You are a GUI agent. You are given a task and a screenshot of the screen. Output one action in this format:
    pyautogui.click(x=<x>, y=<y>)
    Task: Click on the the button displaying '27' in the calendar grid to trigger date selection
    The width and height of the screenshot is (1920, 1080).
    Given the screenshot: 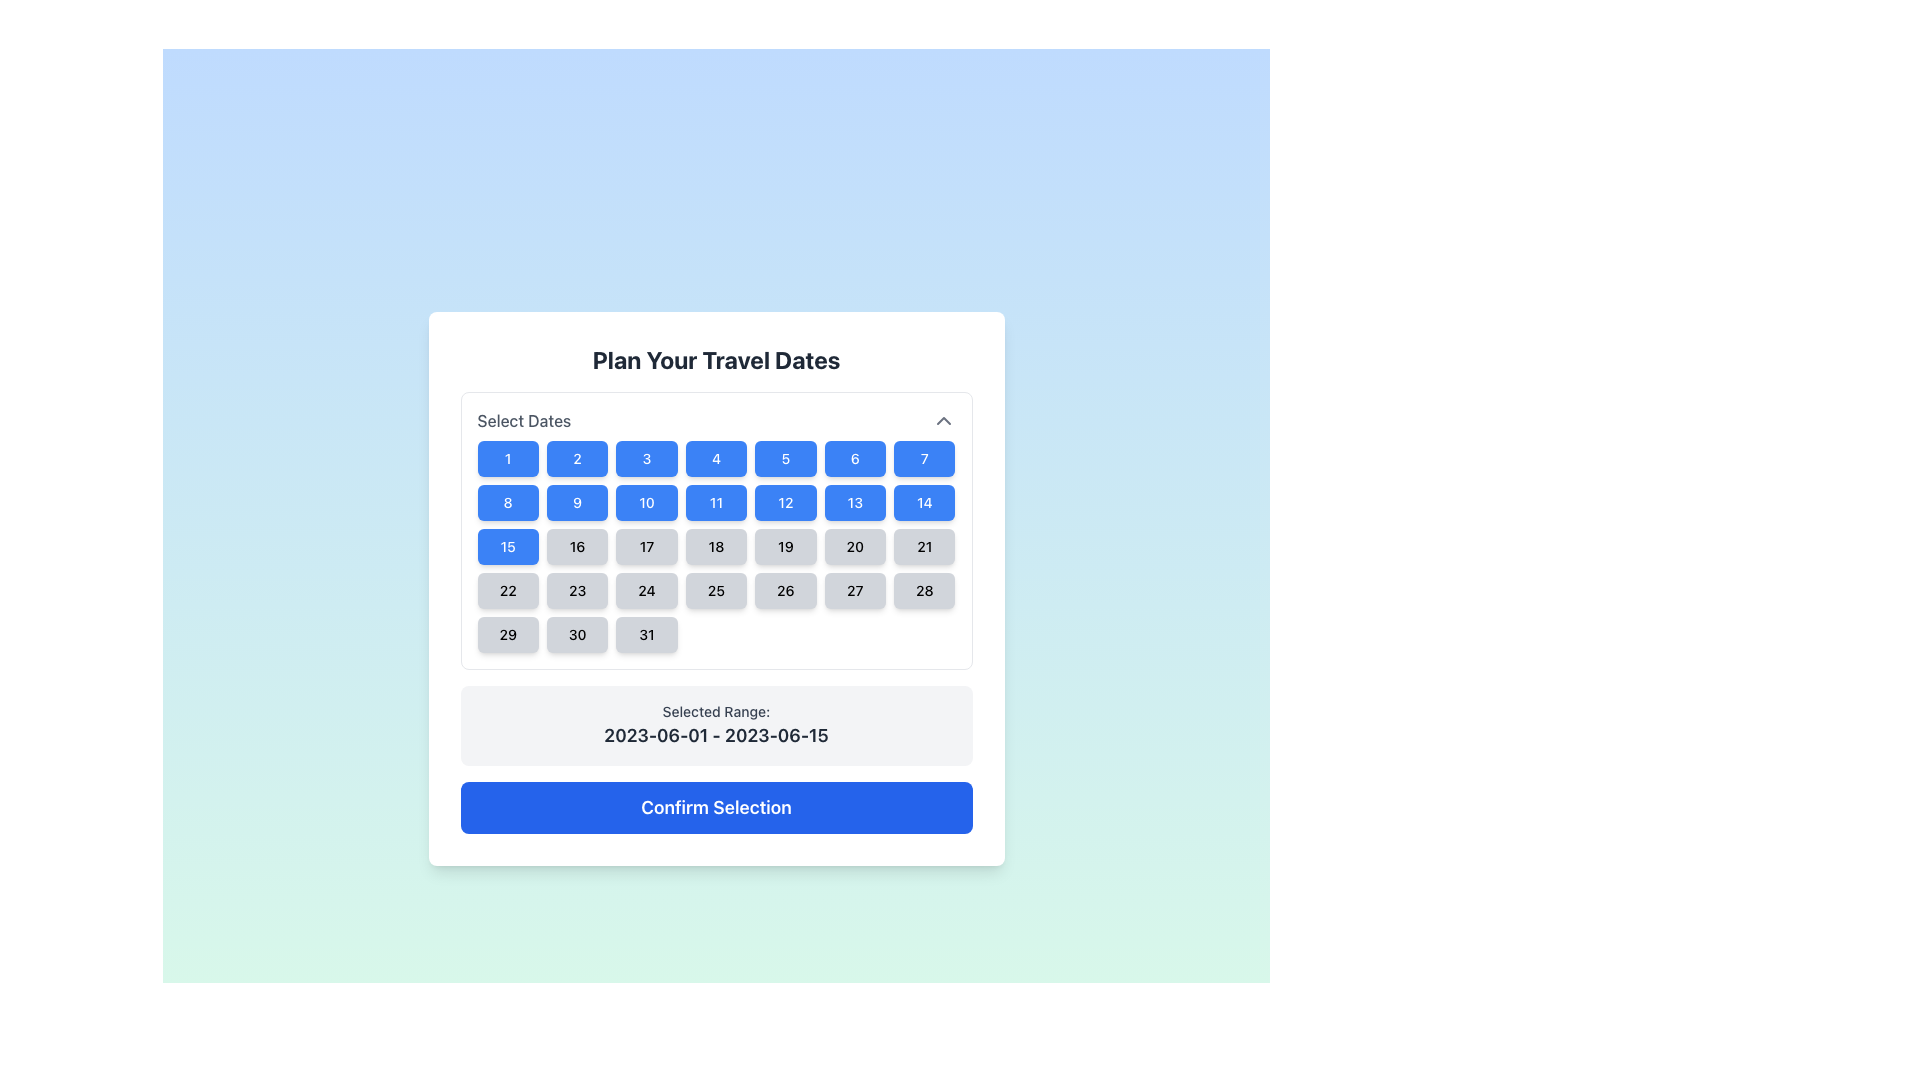 What is the action you would take?
    pyautogui.click(x=855, y=589)
    